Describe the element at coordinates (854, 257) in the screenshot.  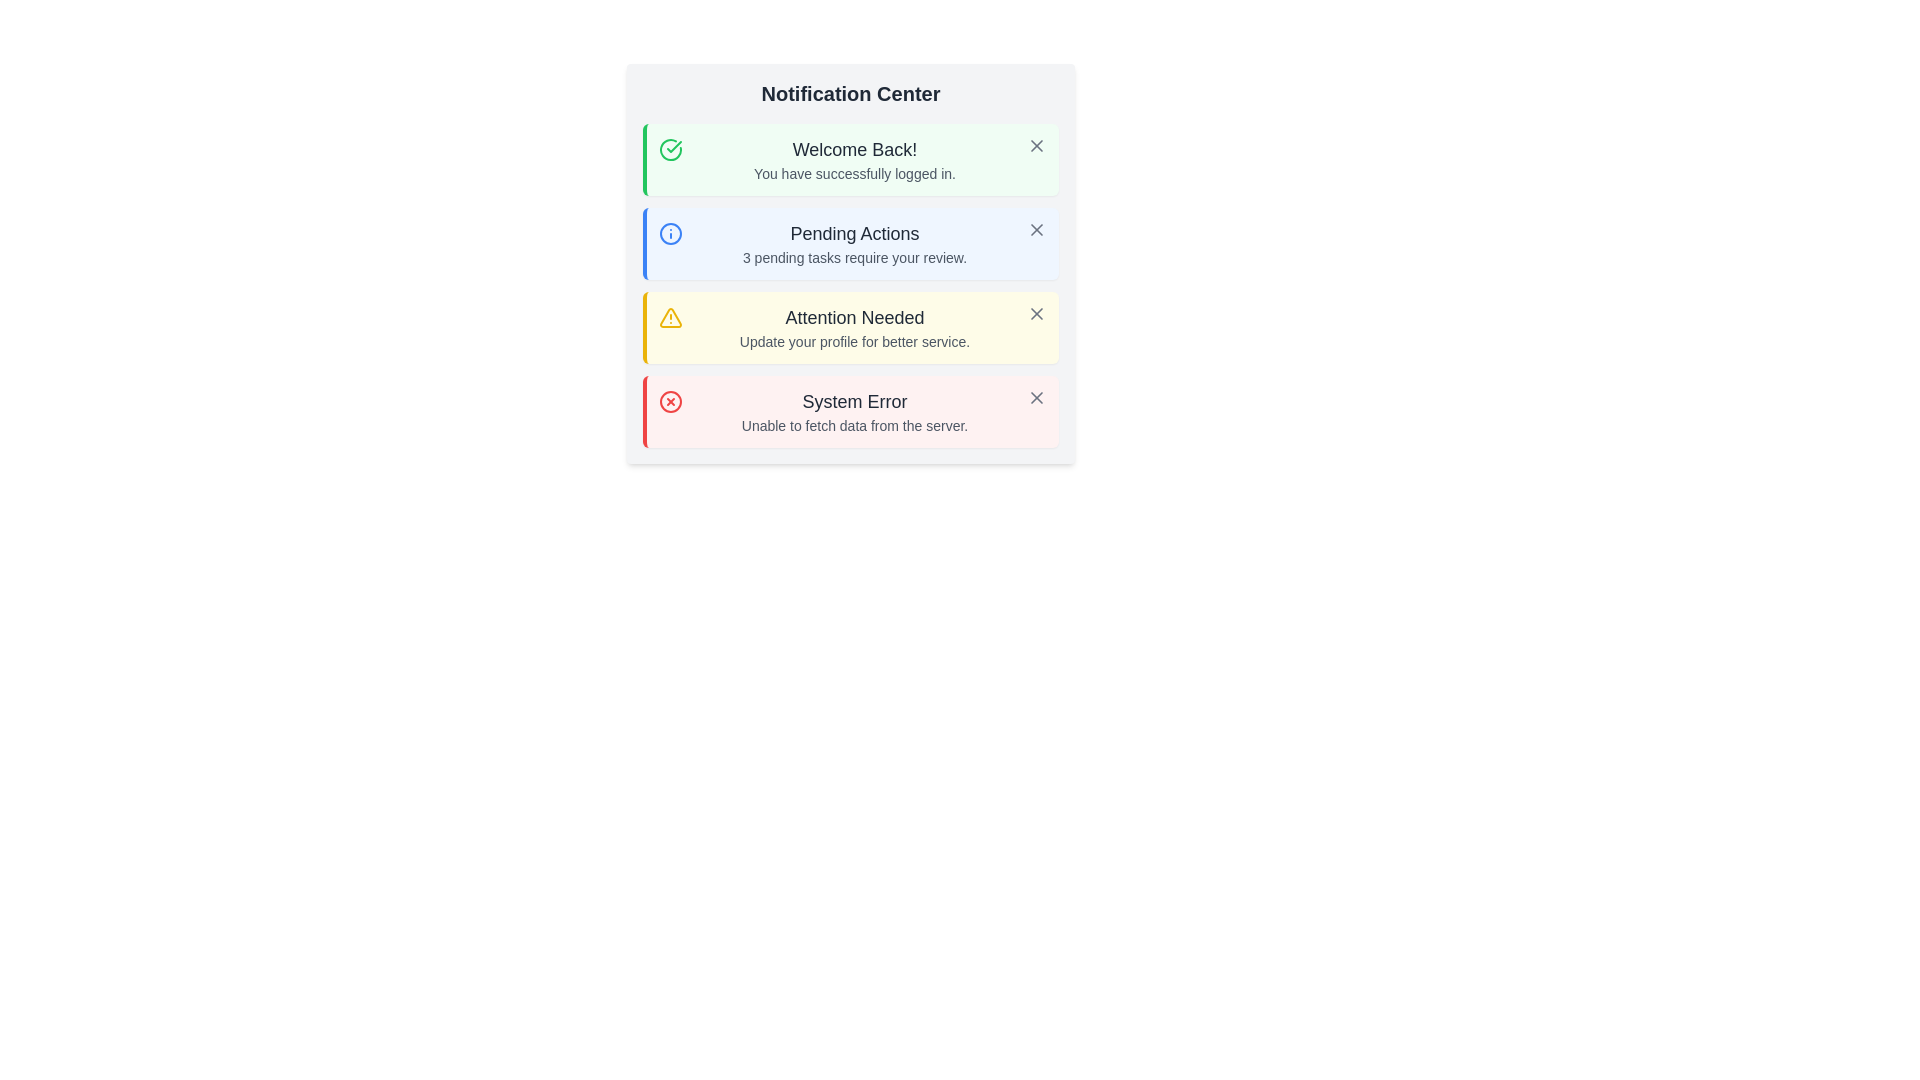
I see `the text element displaying the number of pending tasks, located under the 'Pending Actions' section in the Notification Center` at that location.